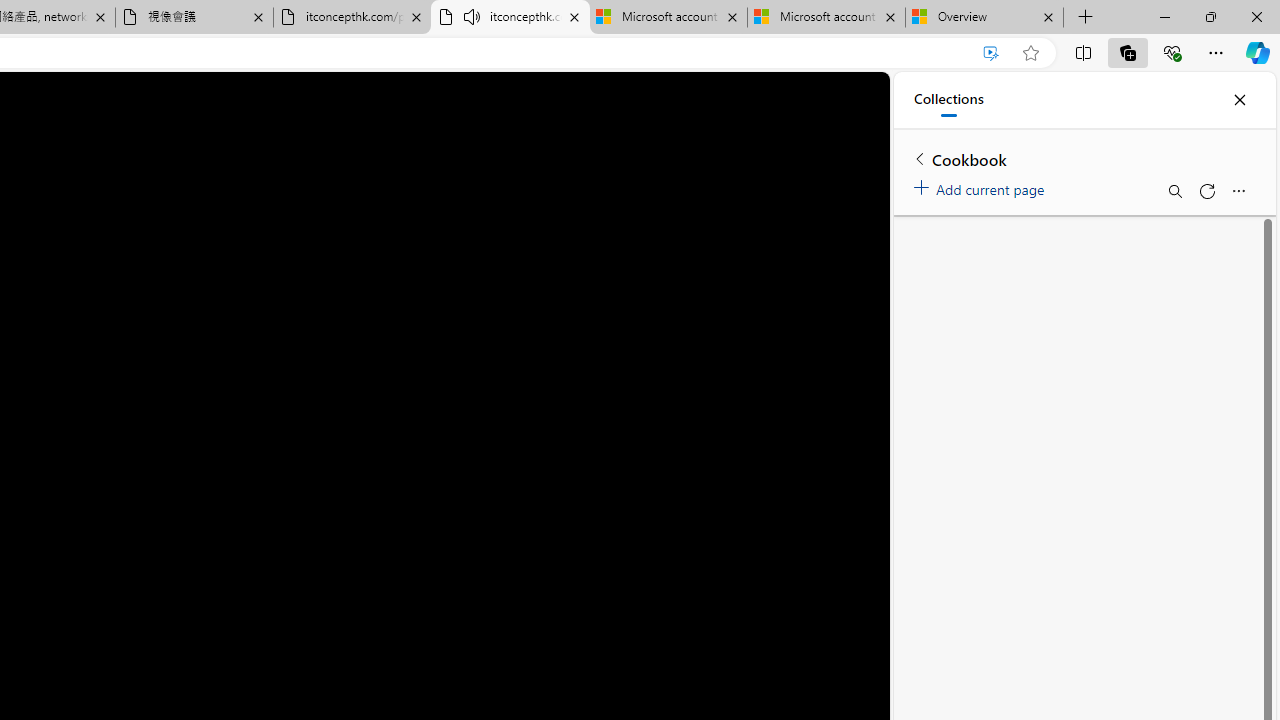 The height and width of the screenshot is (720, 1280). I want to click on 'itconcepthk.com/projector_solutions.mp4', so click(352, 17).